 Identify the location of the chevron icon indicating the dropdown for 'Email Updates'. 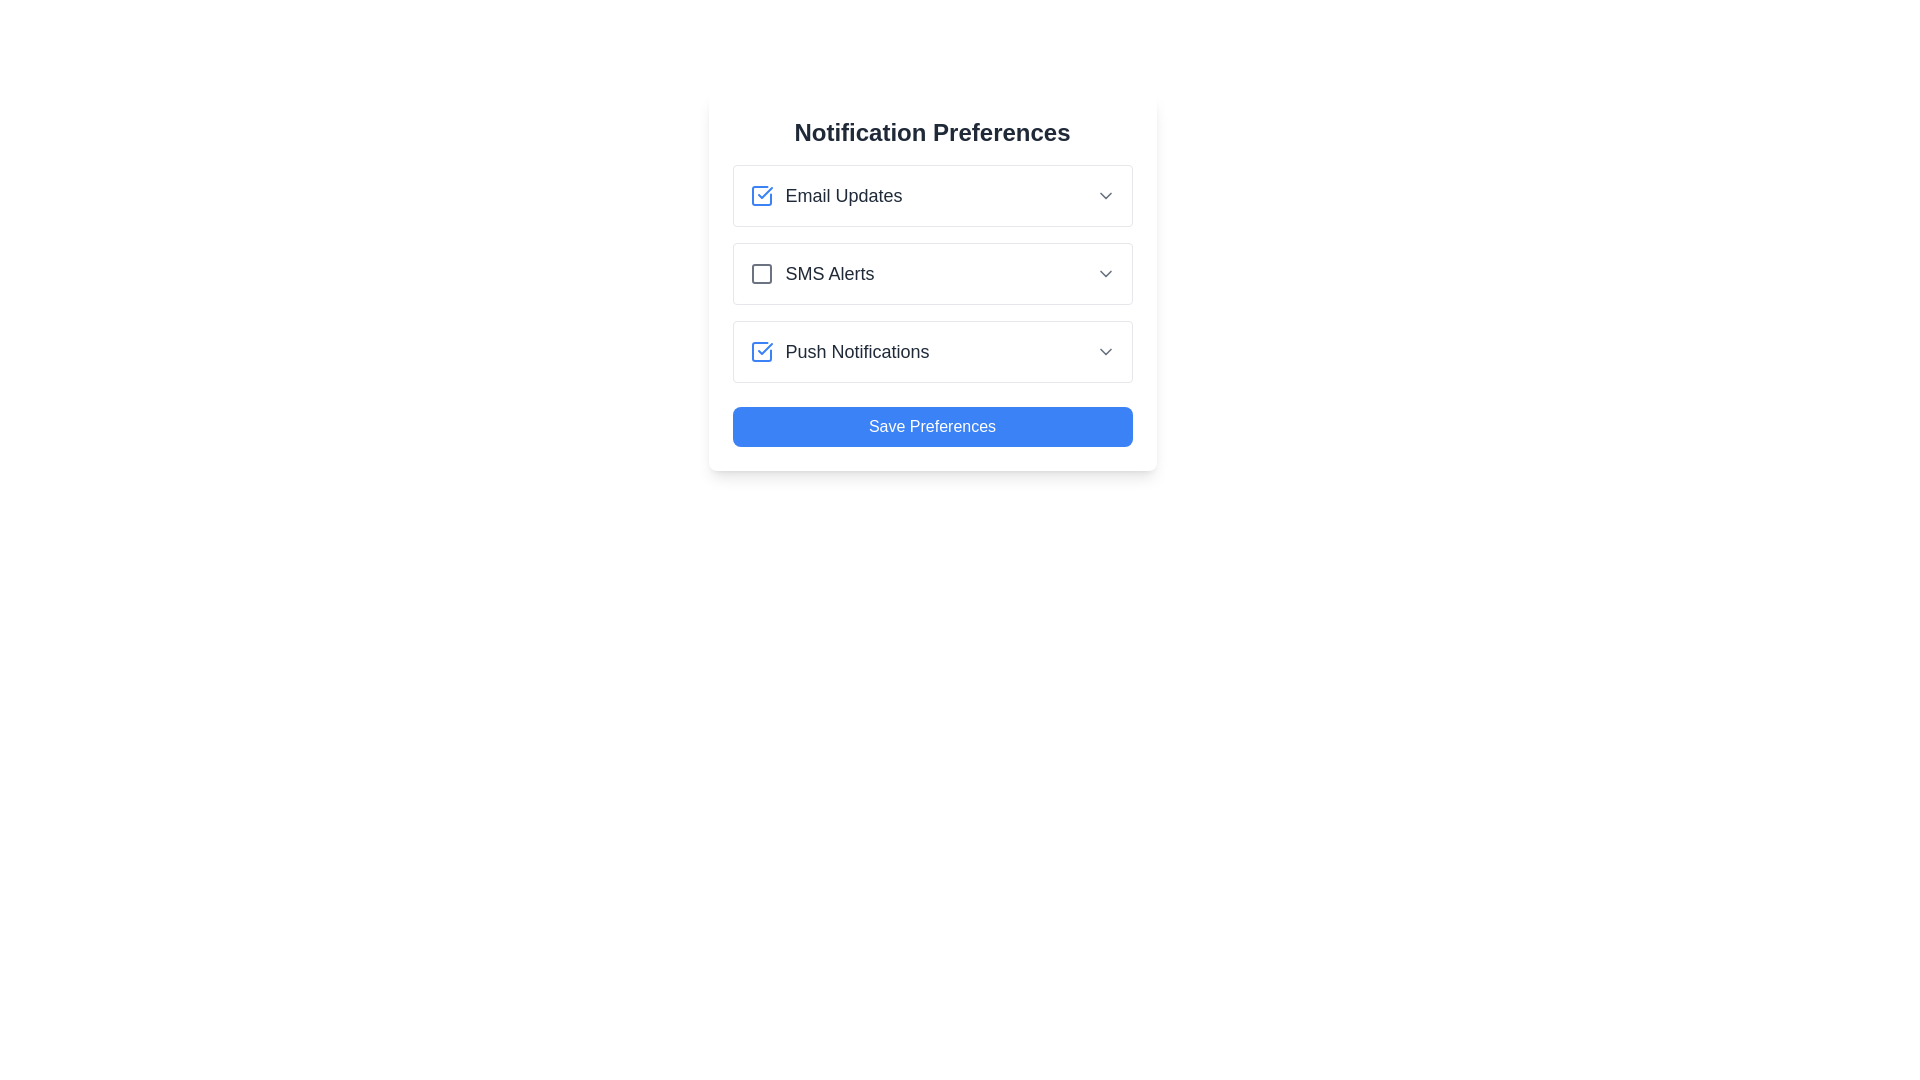
(1104, 196).